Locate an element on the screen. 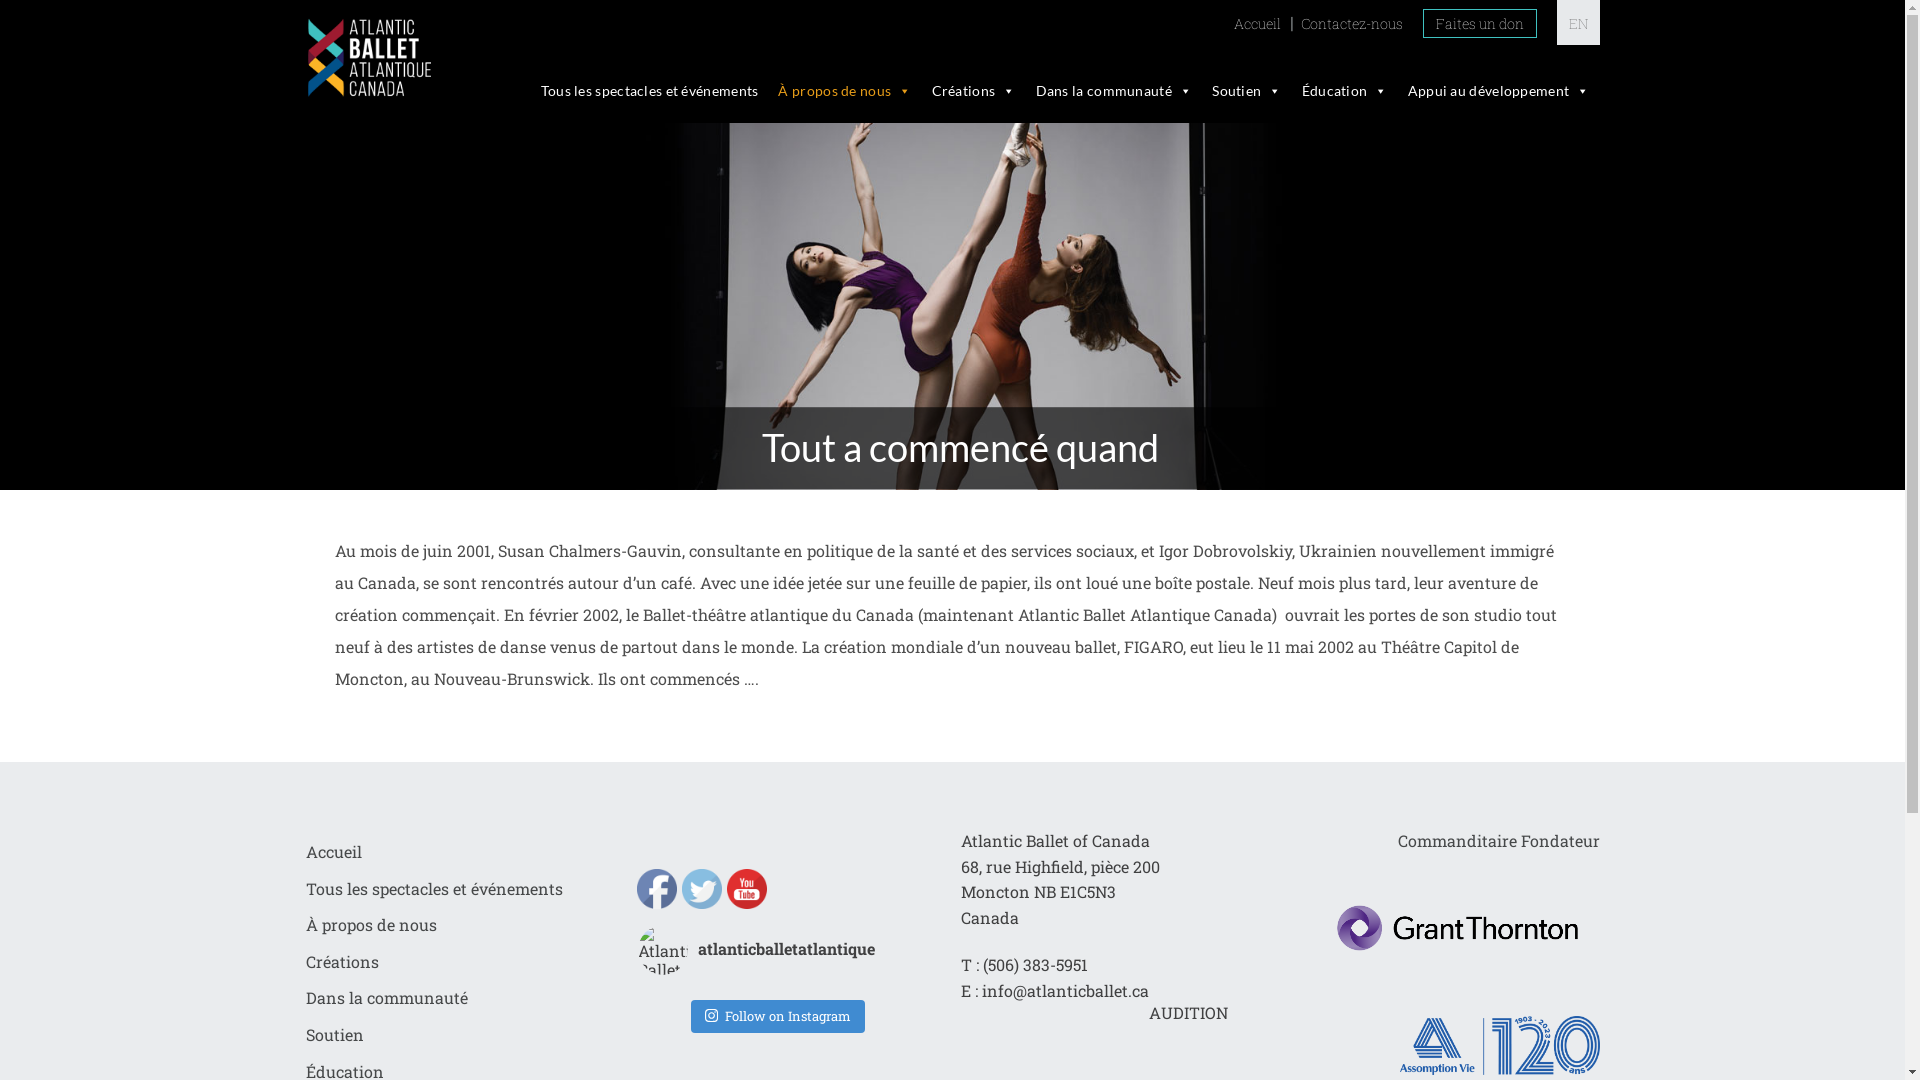 This screenshot has height=1080, width=1920. 'T : (506) 383-5951' is located at coordinates (1024, 963).